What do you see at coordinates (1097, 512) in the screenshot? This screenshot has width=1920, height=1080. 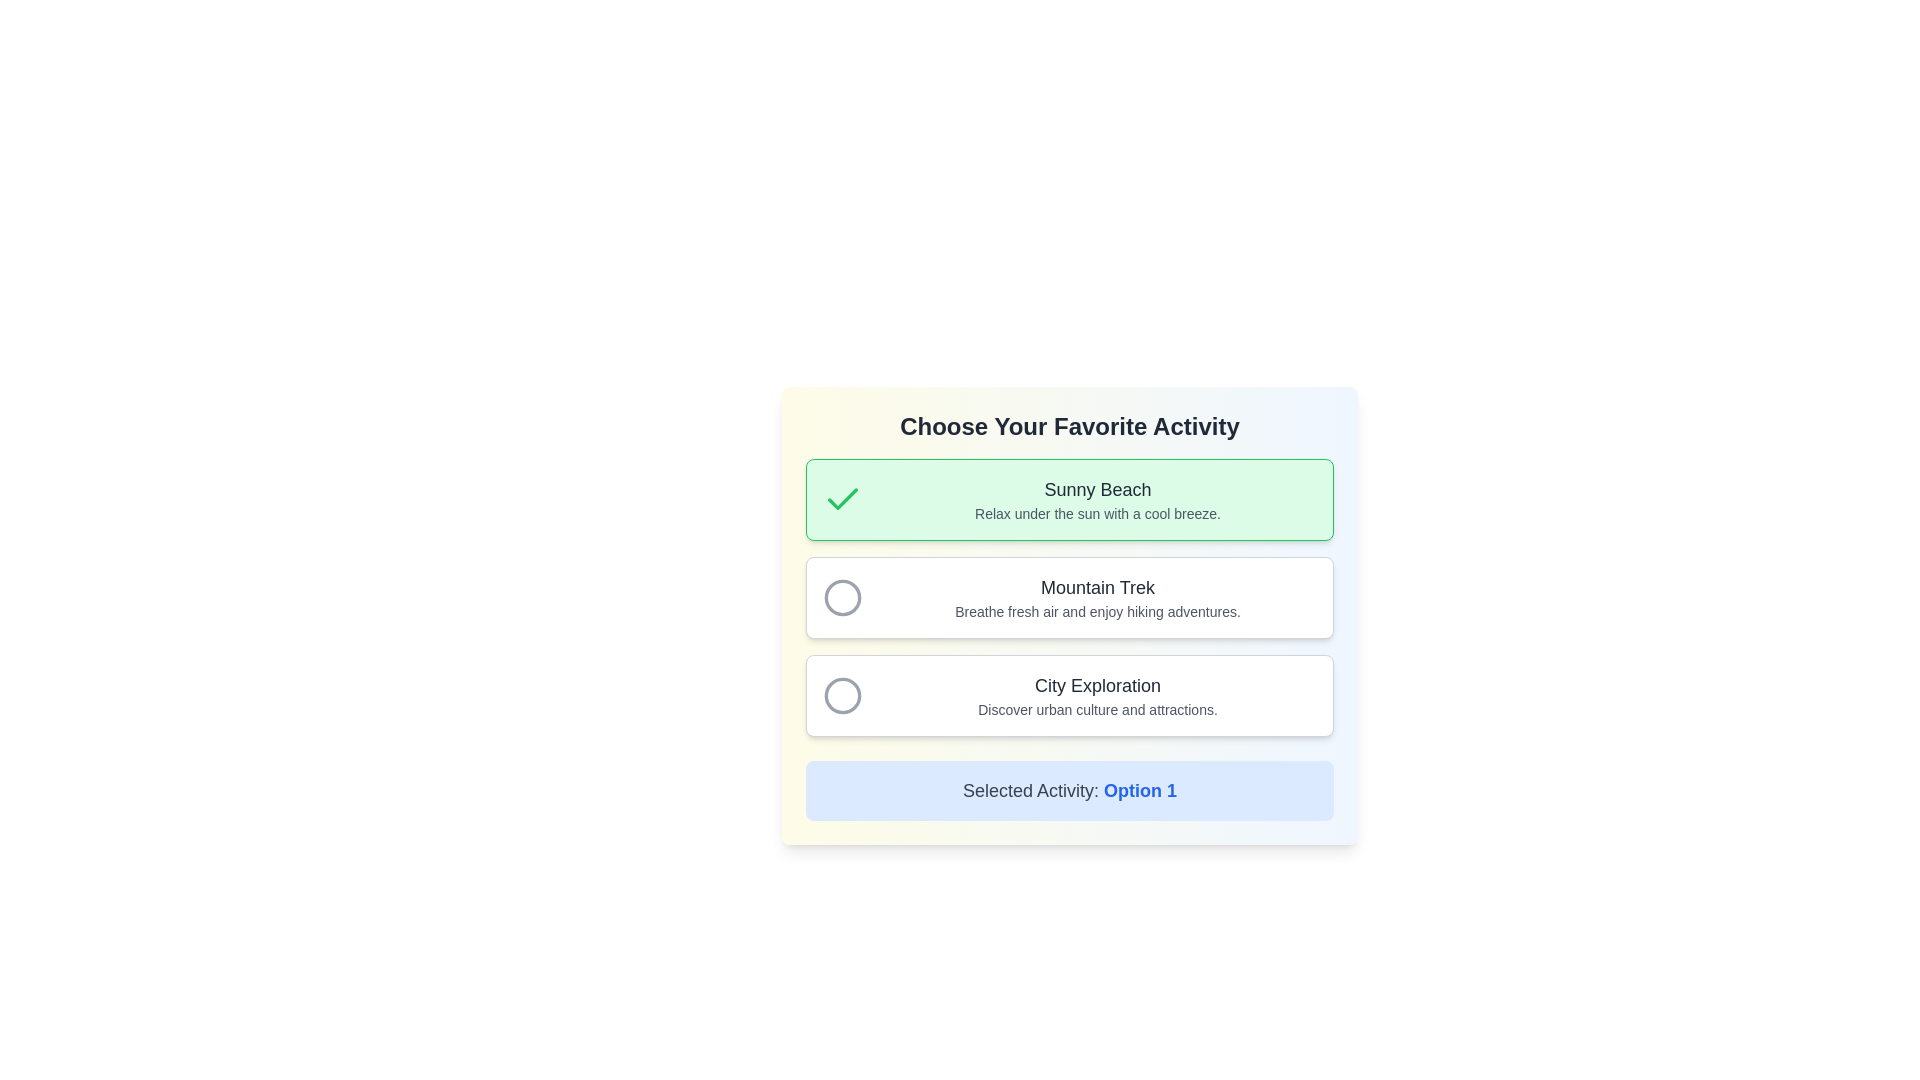 I see `the Text label that provides additional descriptive information about the 'Sunny Beach' option, which is located directly below the title within a highlighted selection box` at bounding box center [1097, 512].